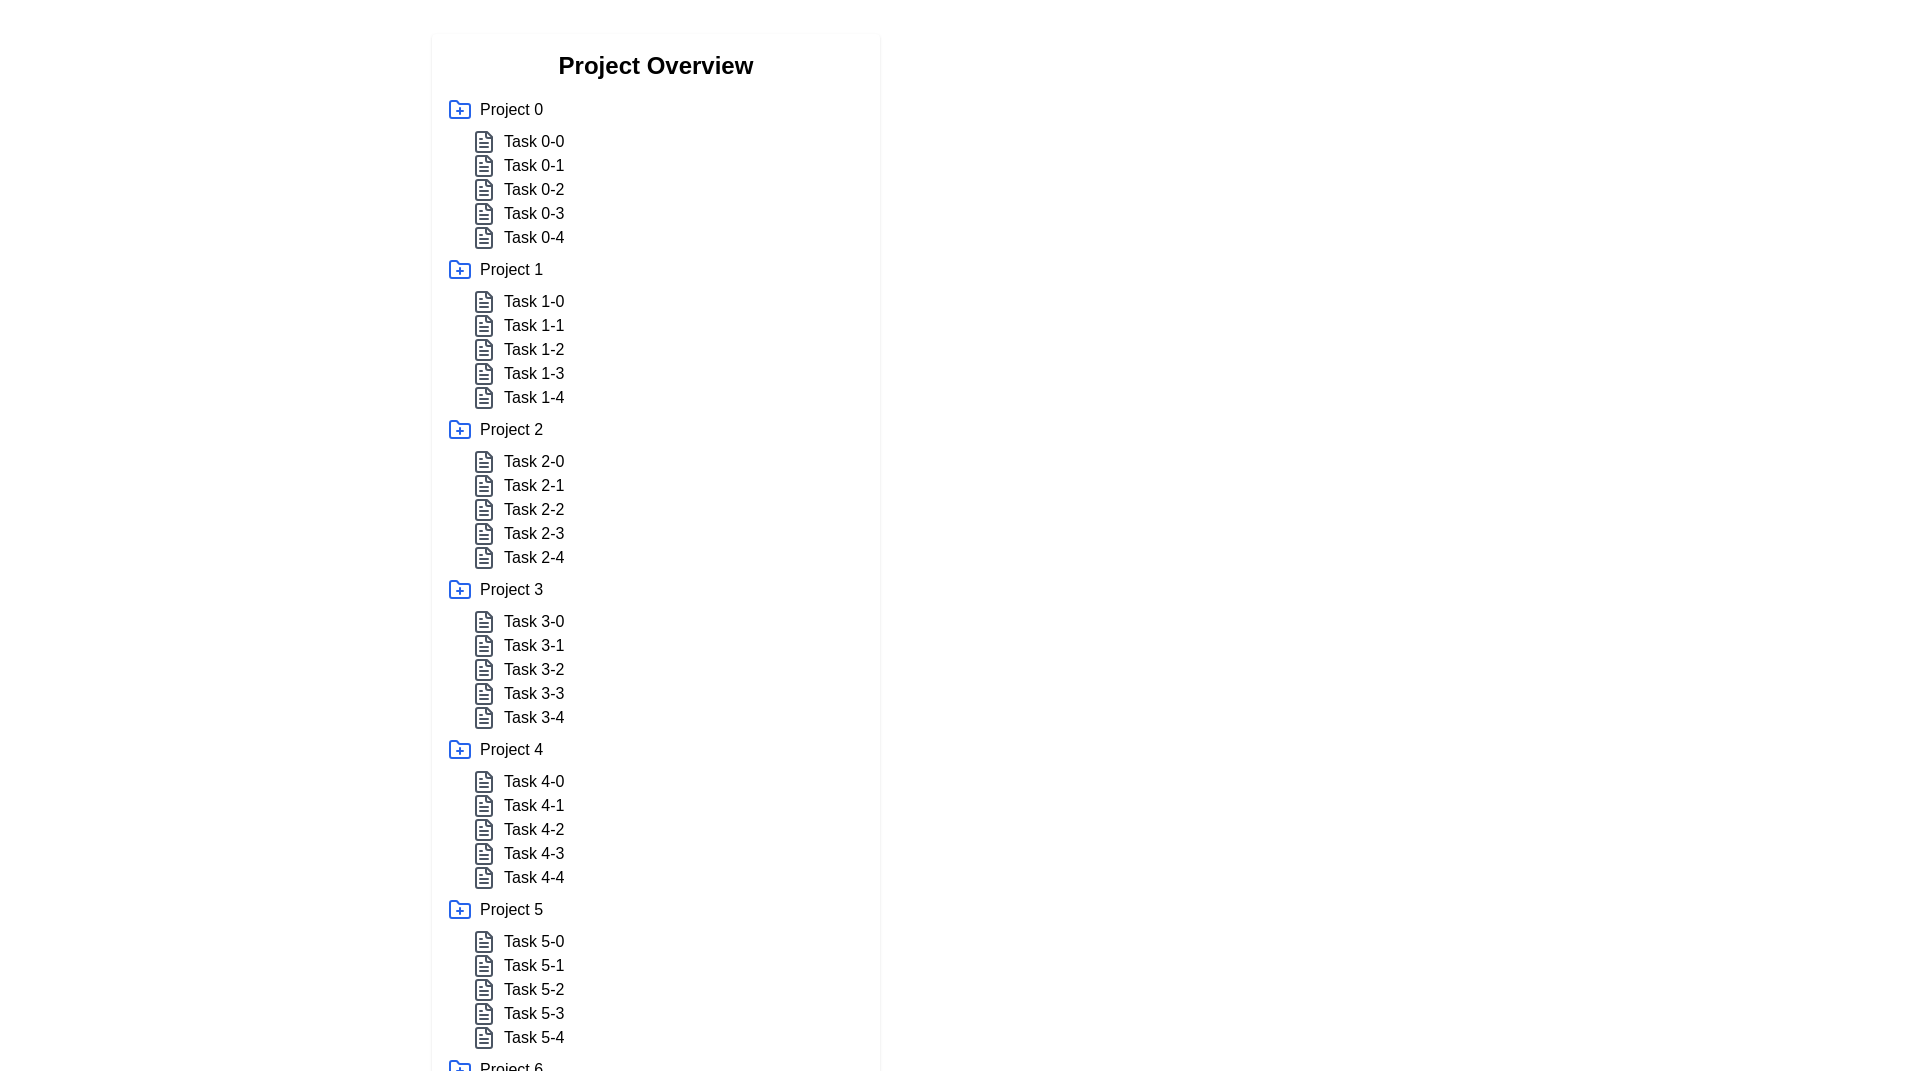 The height and width of the screenshot is (1080, 1920). What do you see at coordinates (484, 877) in the screenshot?
I see `the file icon representing 'Task 4-4' located under 'Project 4' in the left-hand side hierarchical listing` at bounding box center [484, 877].